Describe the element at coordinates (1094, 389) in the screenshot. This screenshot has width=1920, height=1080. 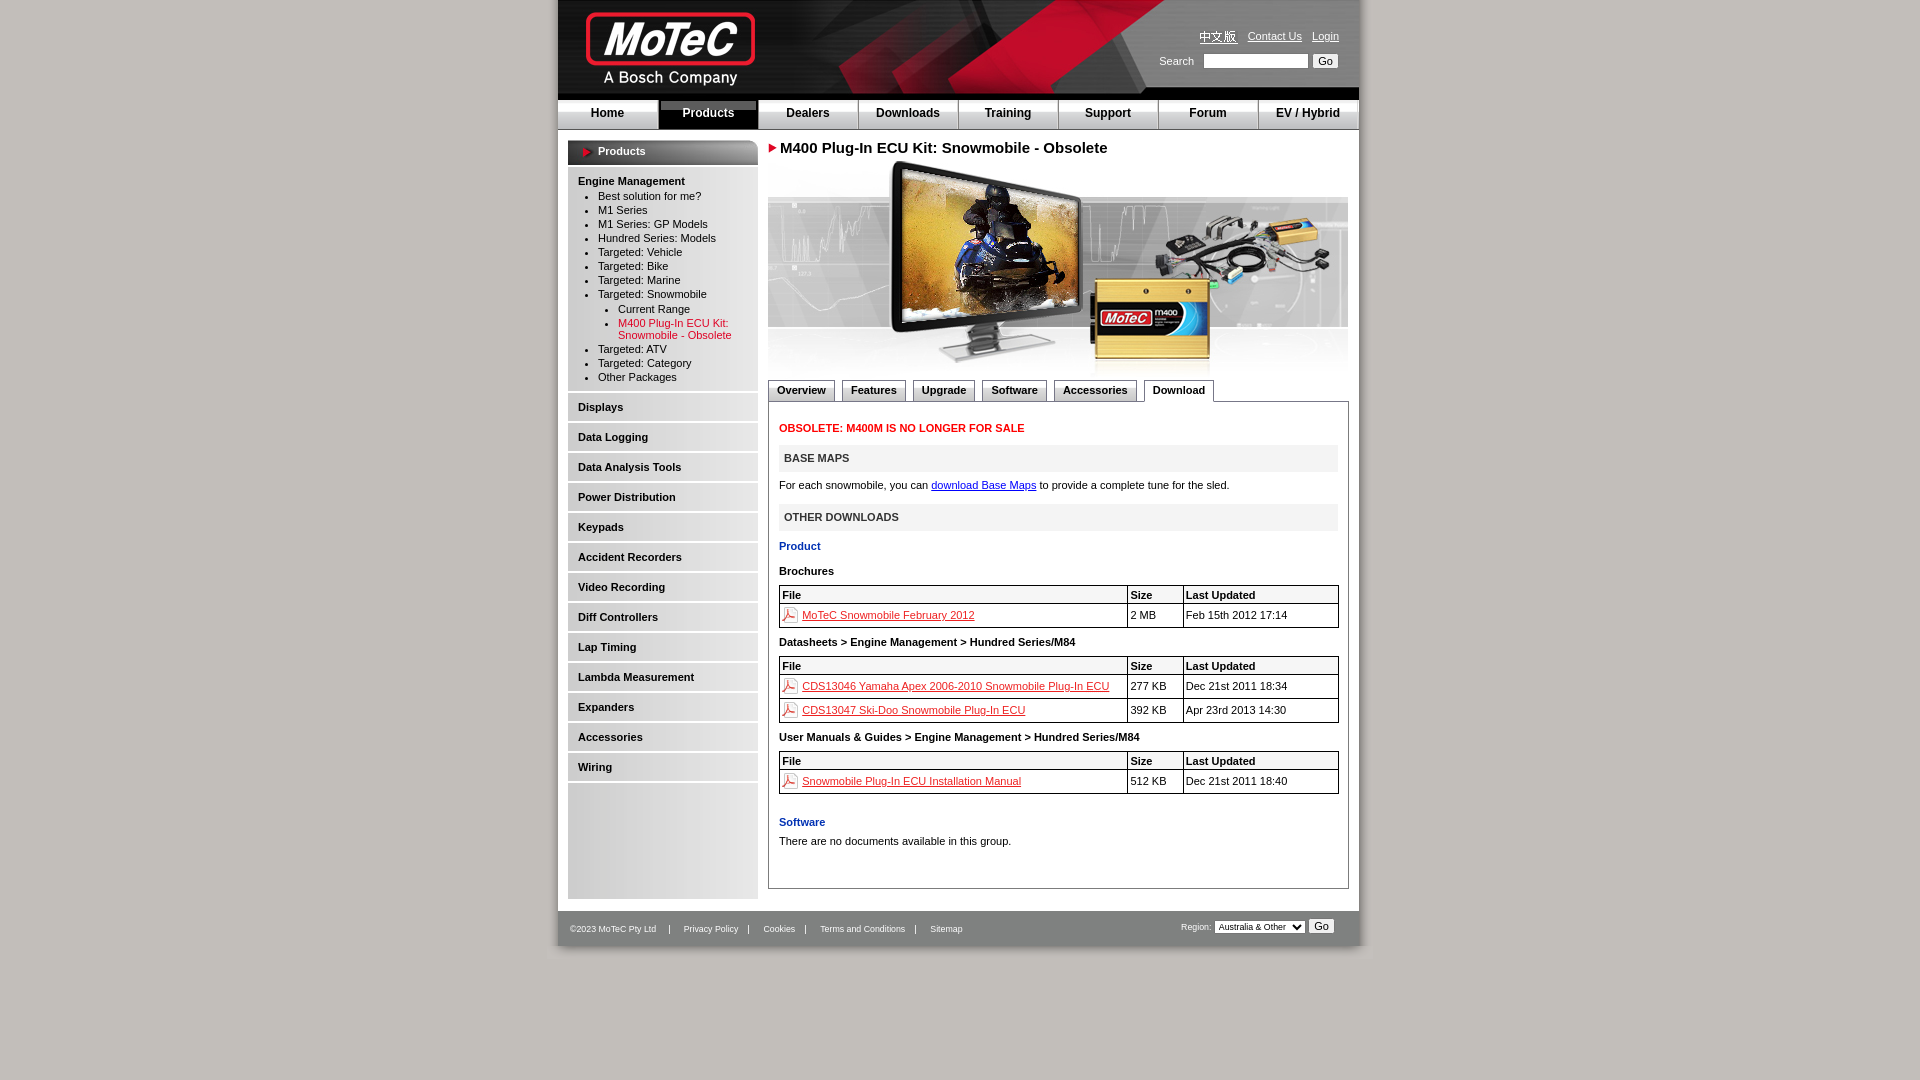
I see `'Accessories'` at that location.